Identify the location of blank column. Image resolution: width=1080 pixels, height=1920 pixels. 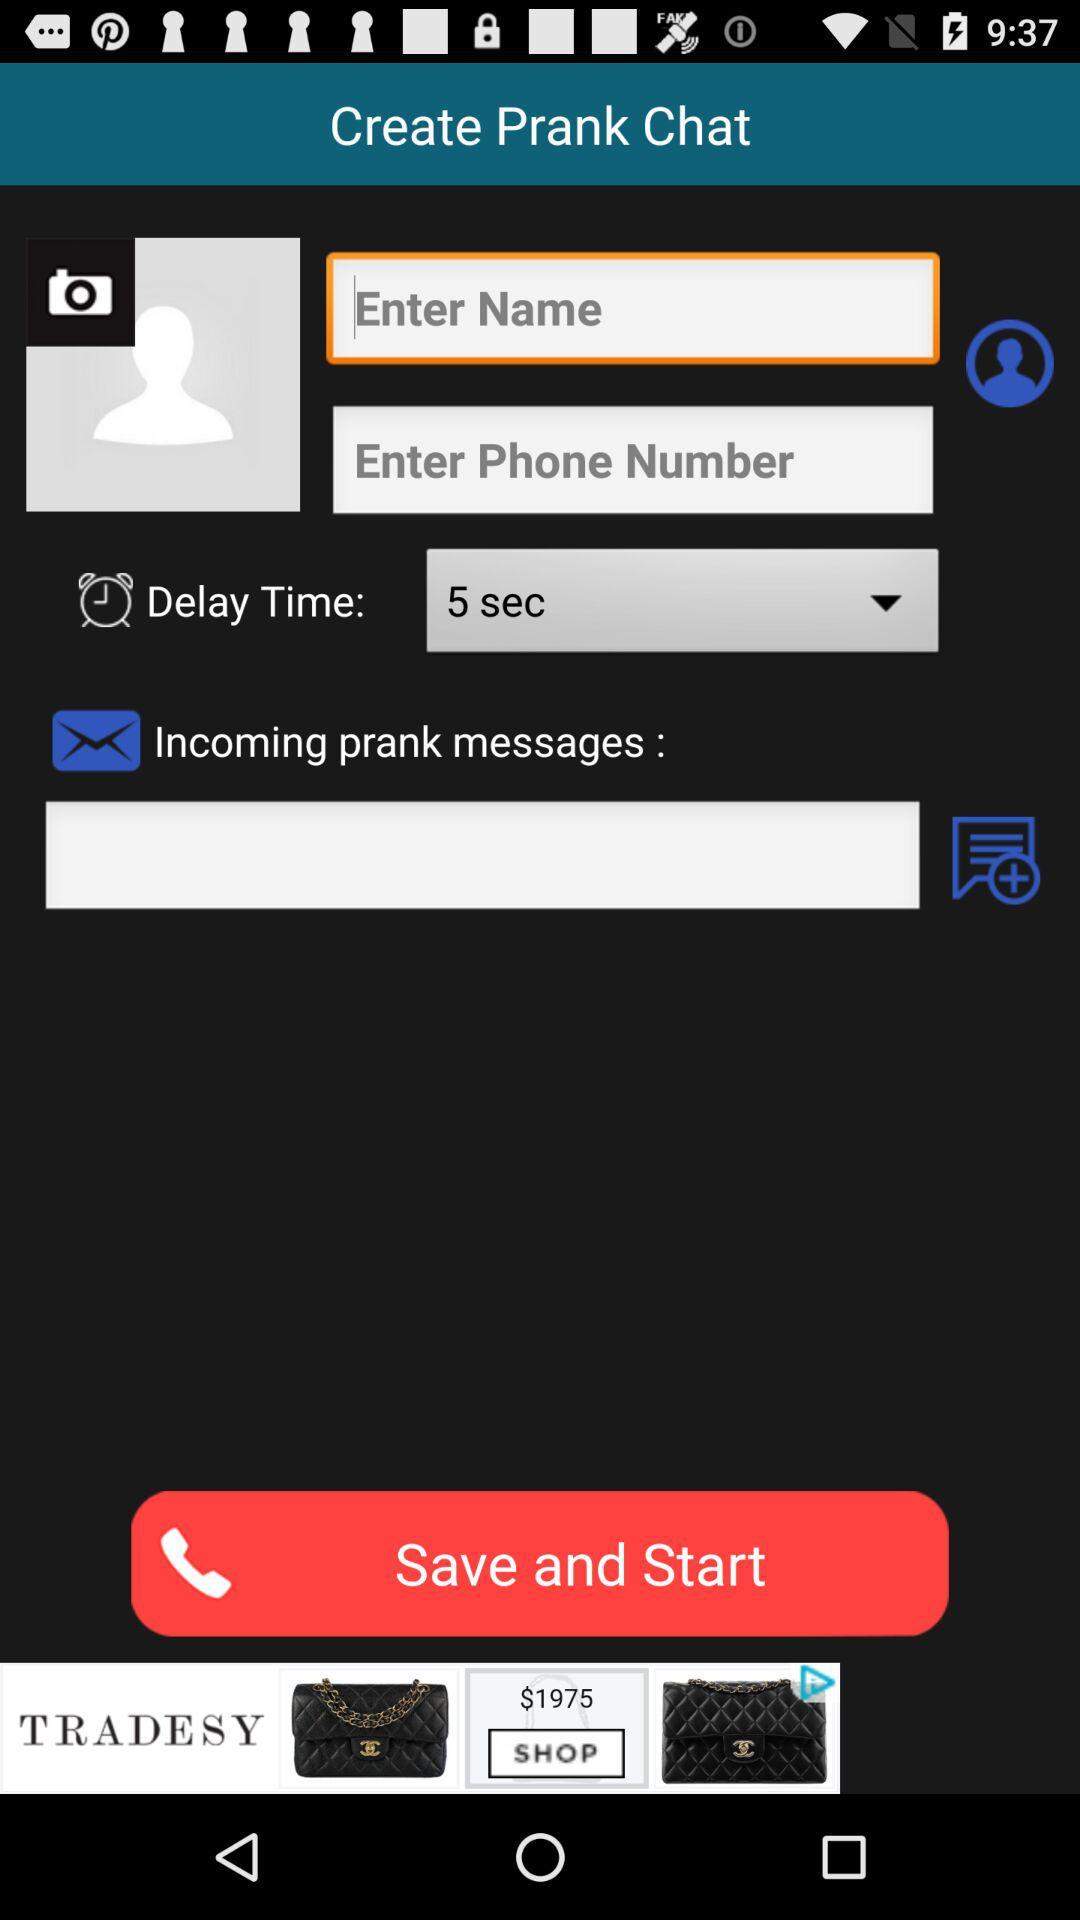
(482, 860).